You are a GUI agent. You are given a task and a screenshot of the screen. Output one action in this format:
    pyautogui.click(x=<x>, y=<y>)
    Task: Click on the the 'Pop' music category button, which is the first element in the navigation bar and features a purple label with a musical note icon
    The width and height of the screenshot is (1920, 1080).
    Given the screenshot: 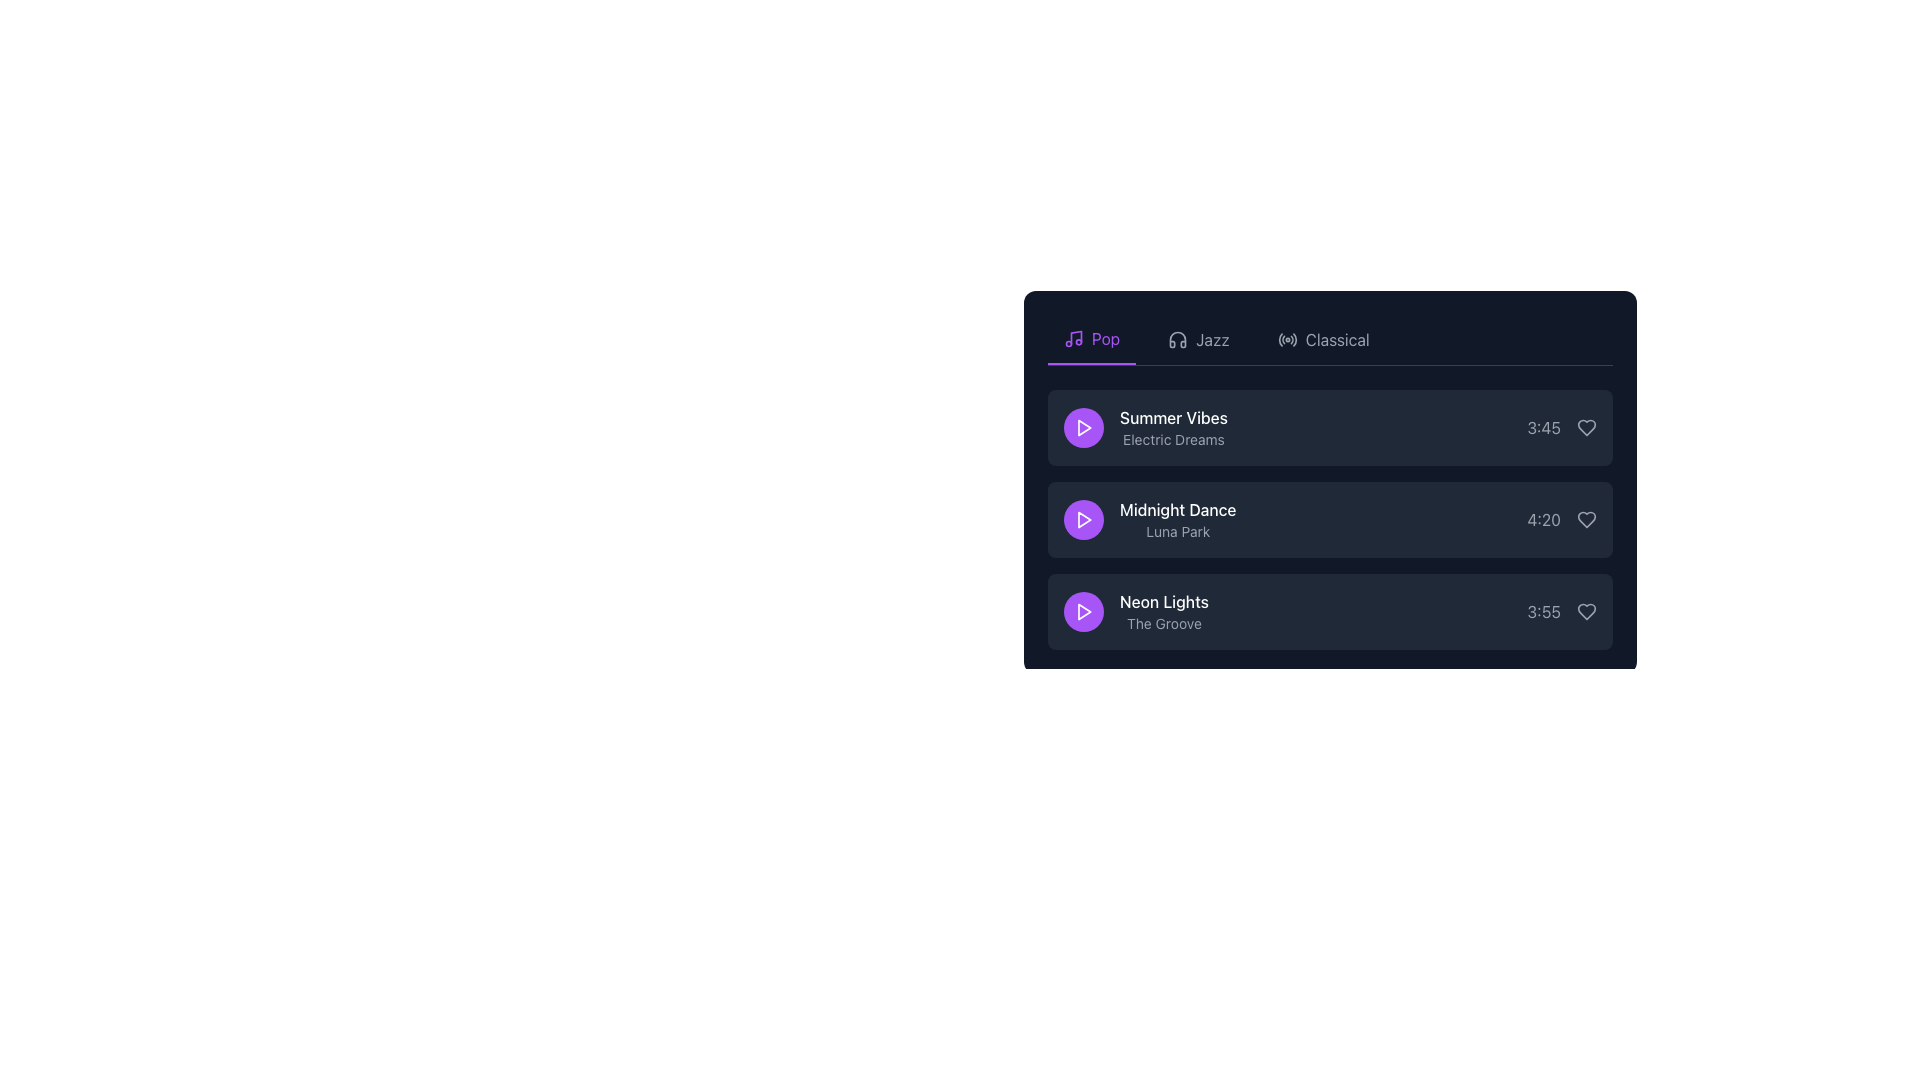 What is the action you would take?
    pyautogui.click(x=1091, y=338)
    